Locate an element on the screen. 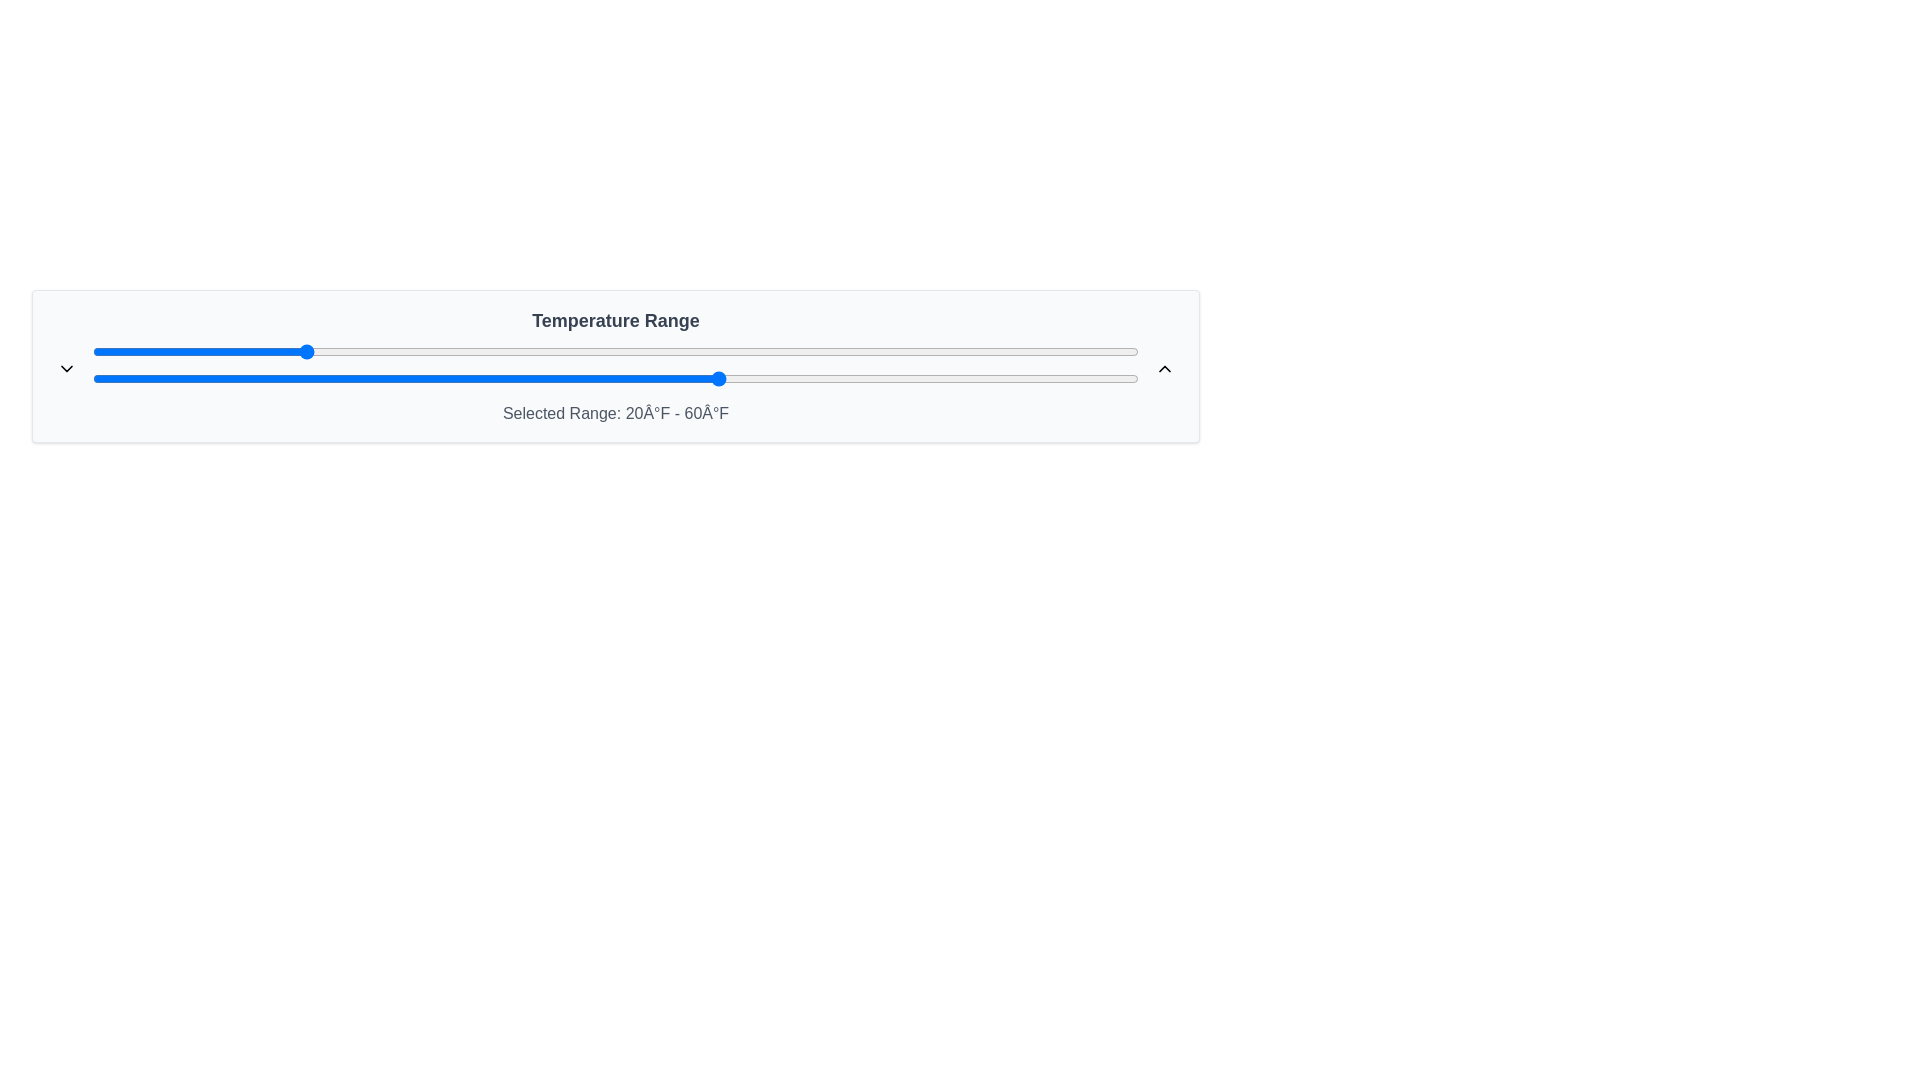 This screenshot has width=1920, height=1080. the slider is located at coordinates (239, 378).